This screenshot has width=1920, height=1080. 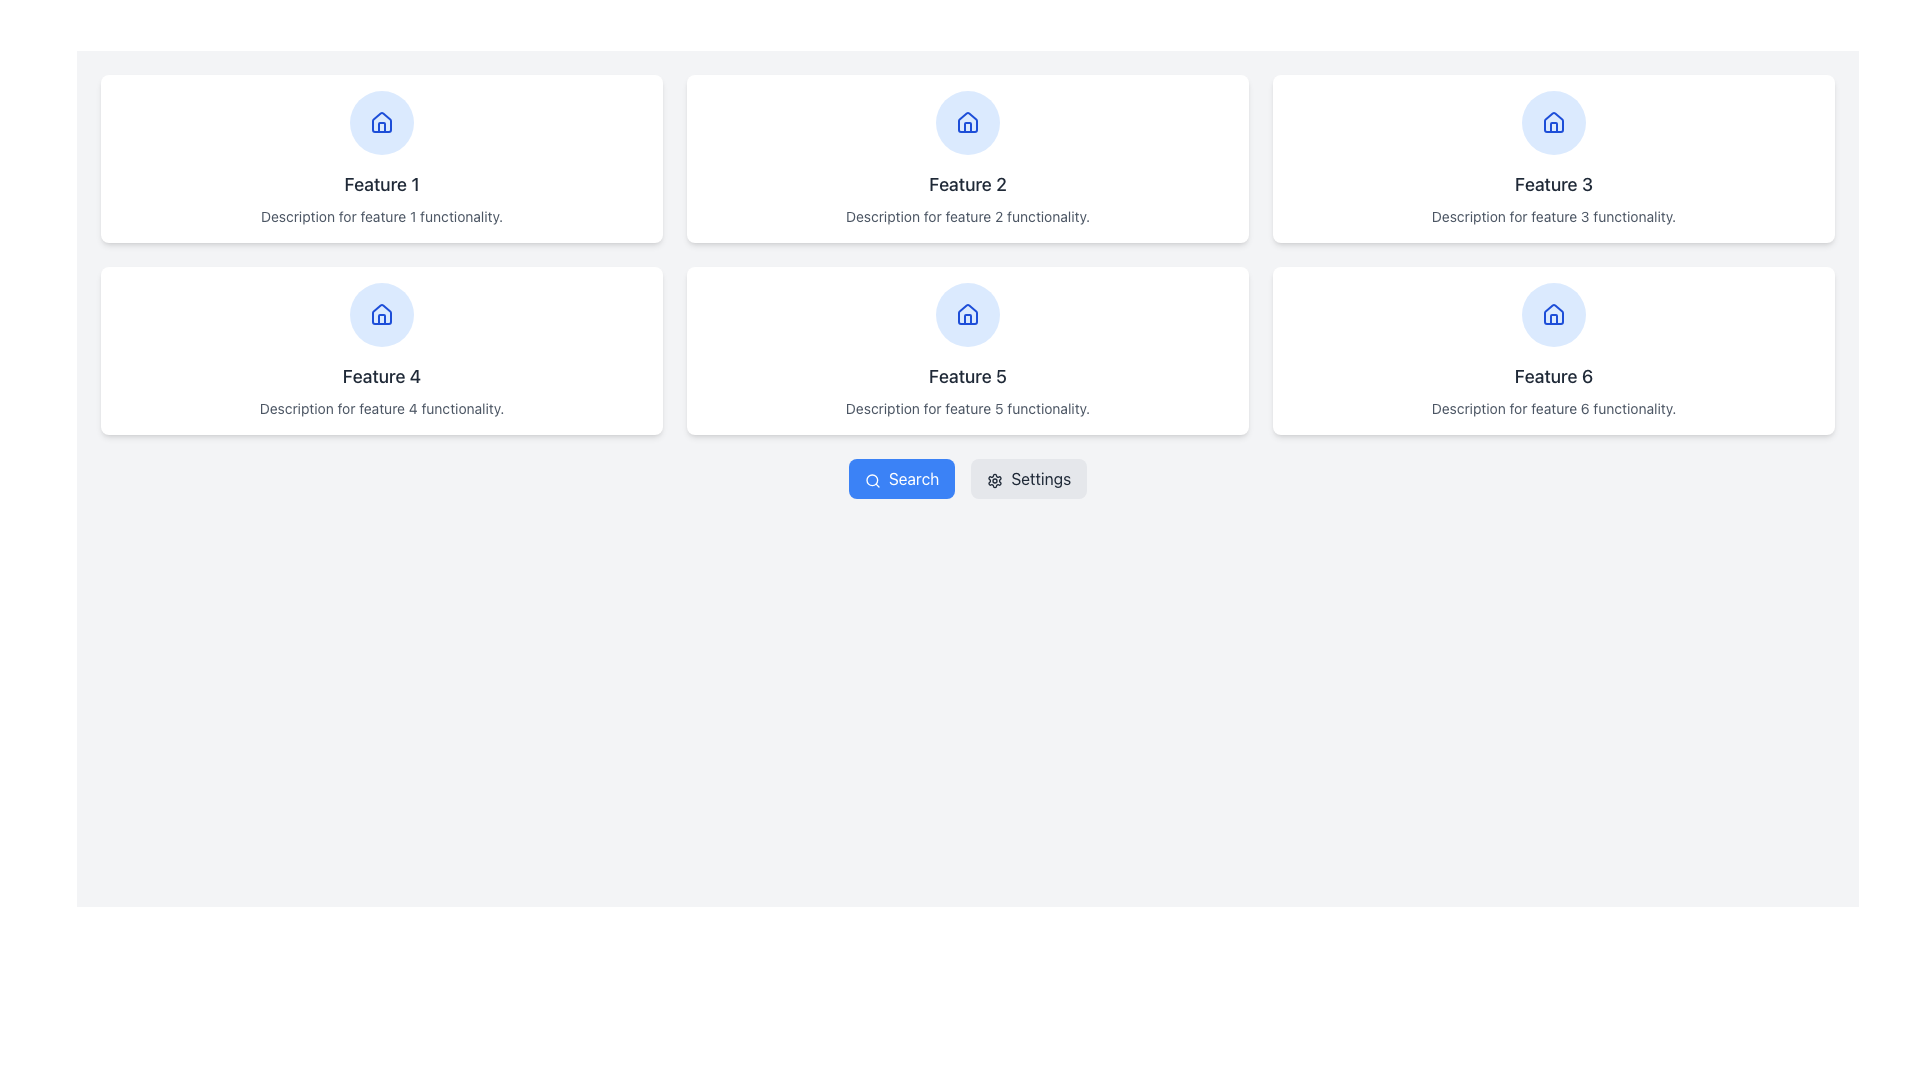 I want to click on the circular icon associated with the 'Feature 5' section, which is located above the text 'Feature 5', so click(x=968, y=315).